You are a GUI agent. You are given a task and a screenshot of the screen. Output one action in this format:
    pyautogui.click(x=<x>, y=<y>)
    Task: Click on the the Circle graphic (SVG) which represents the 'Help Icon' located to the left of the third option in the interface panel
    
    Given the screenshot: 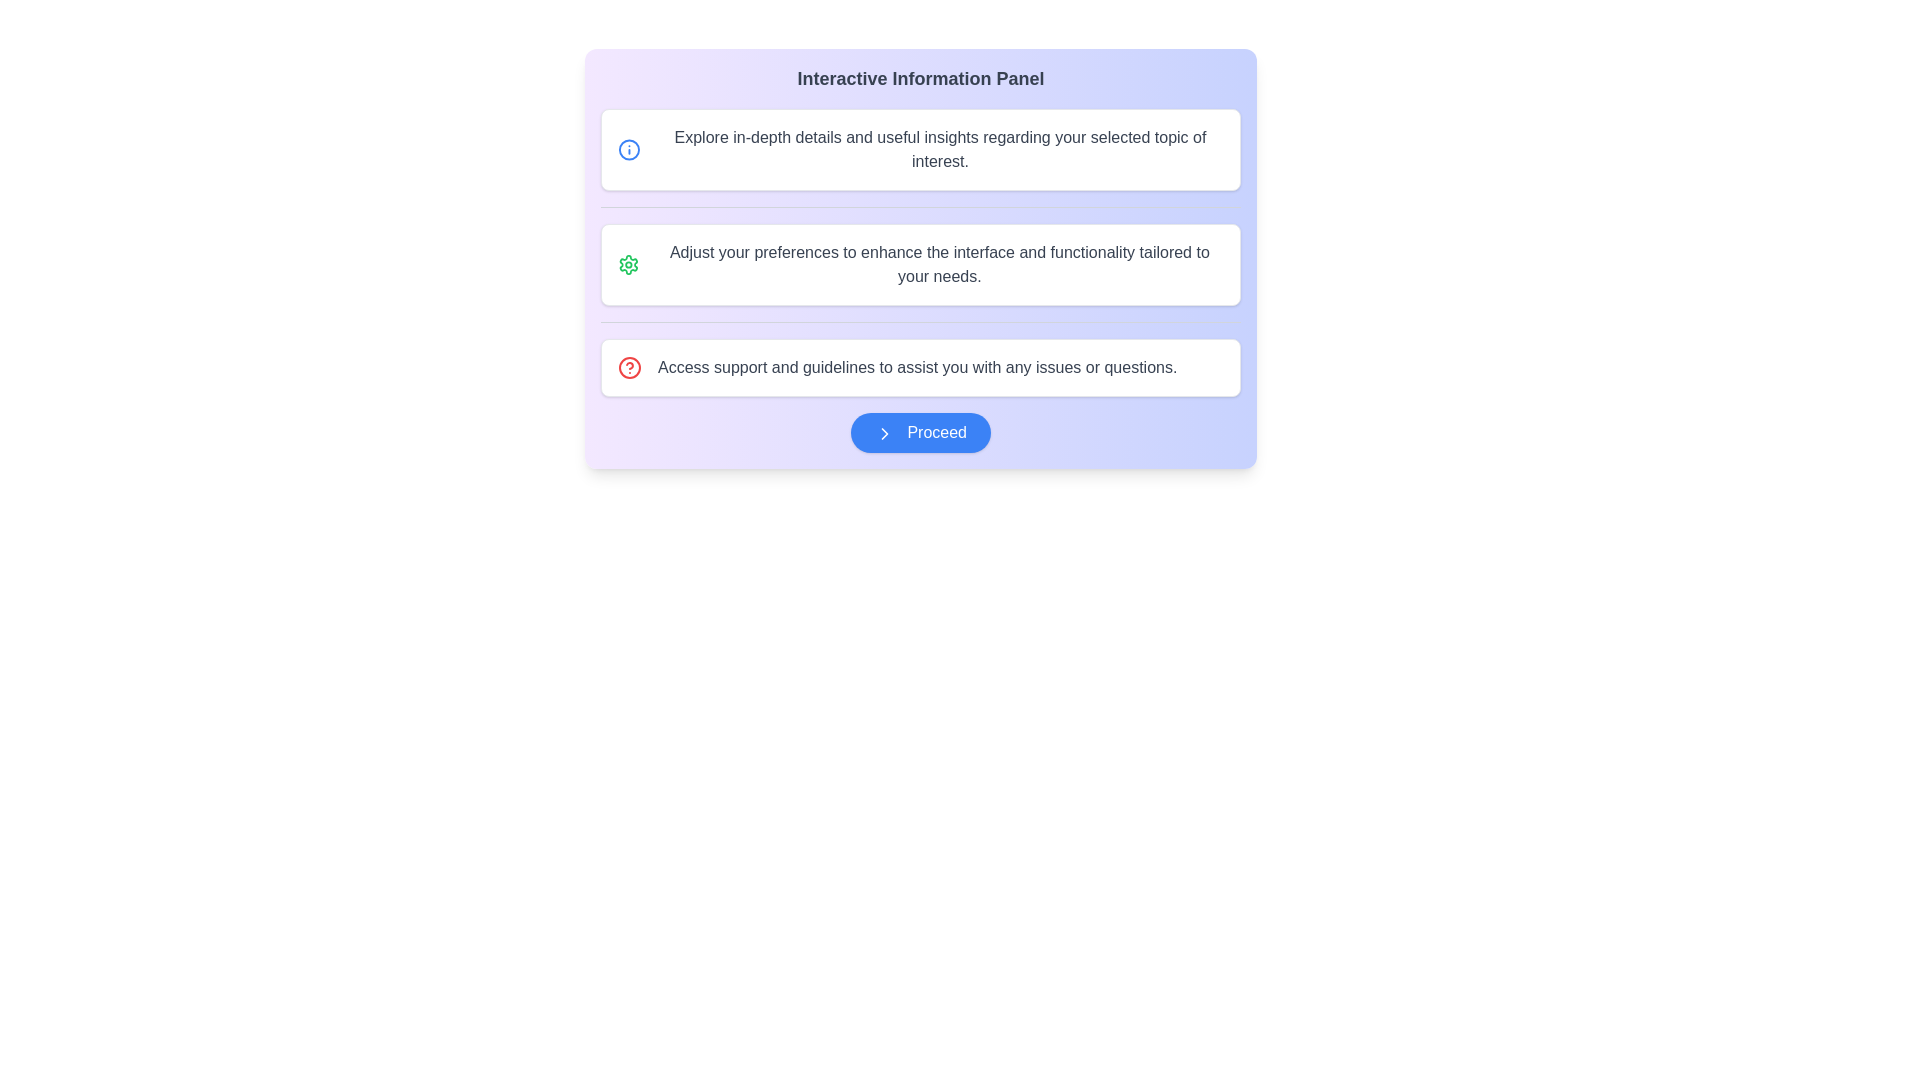 What is the action you would take?
    pyautogui.click(x=628, y=367)
    